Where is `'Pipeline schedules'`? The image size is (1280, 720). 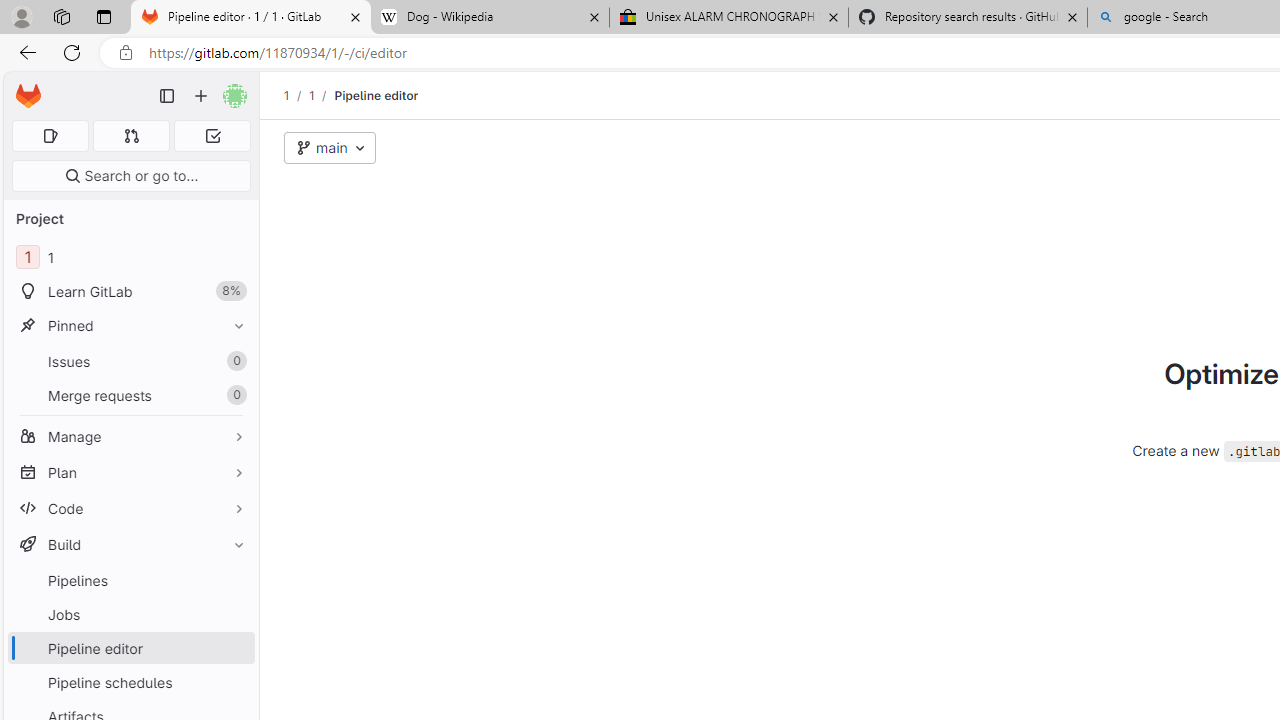 'Pipeline schedules' is located at coordinates (130, 681).